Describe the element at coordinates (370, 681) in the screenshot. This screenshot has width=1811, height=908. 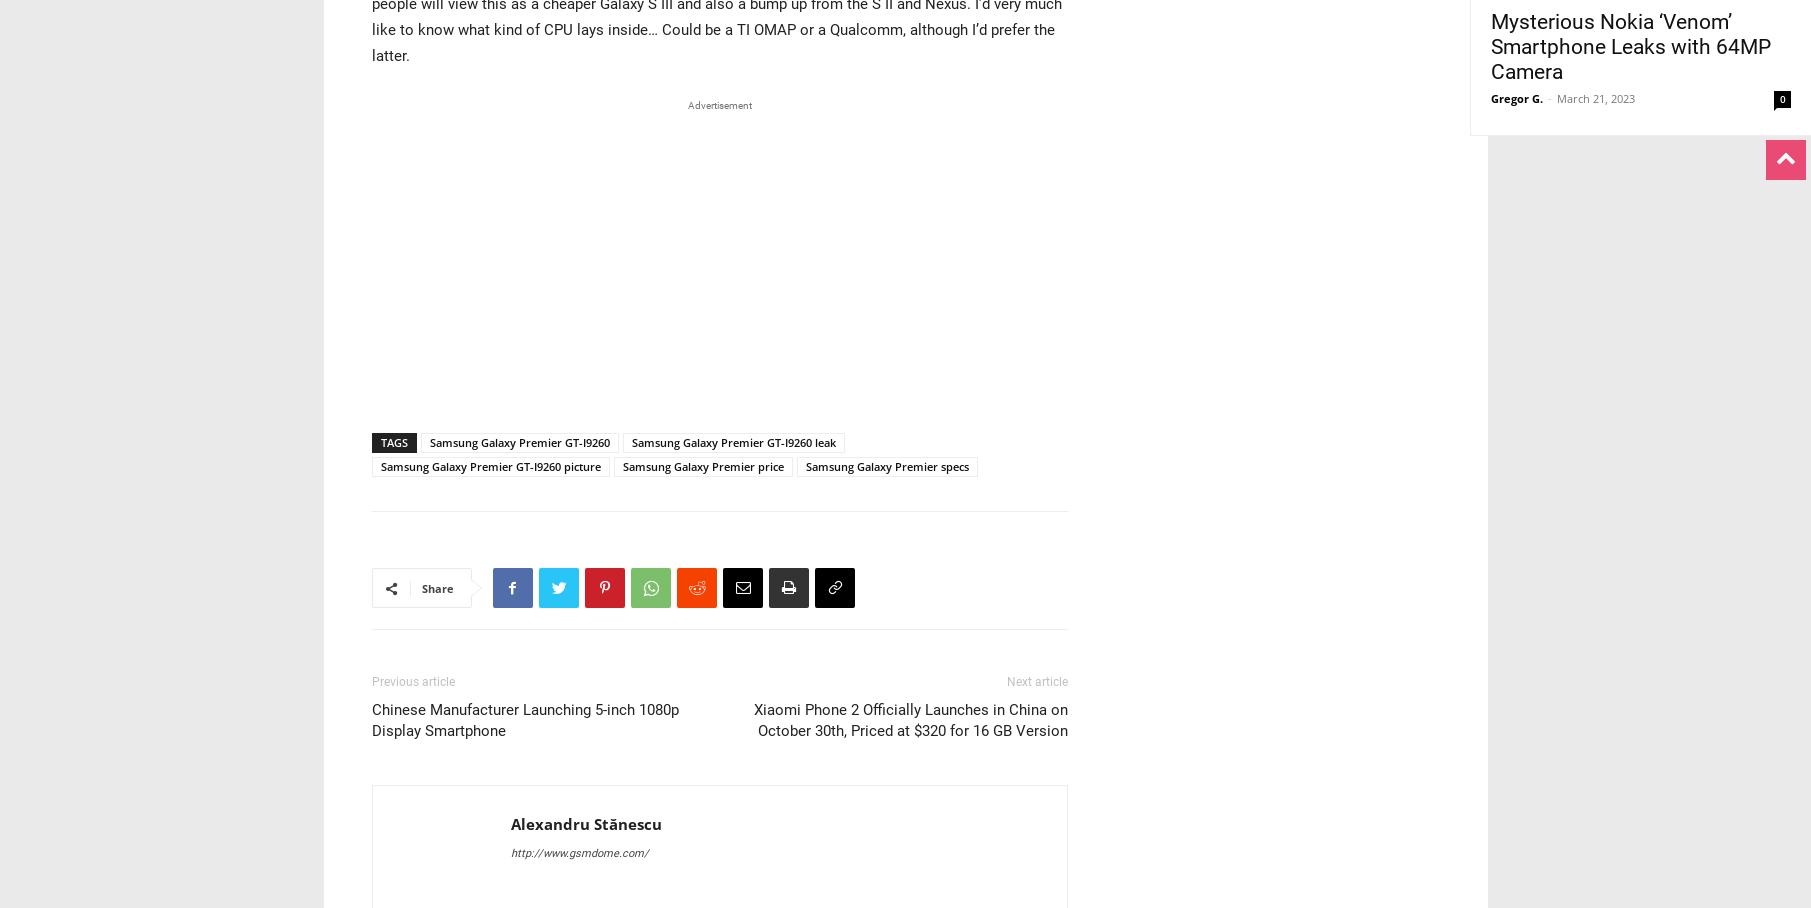
I see `'Previous article'` at that location.